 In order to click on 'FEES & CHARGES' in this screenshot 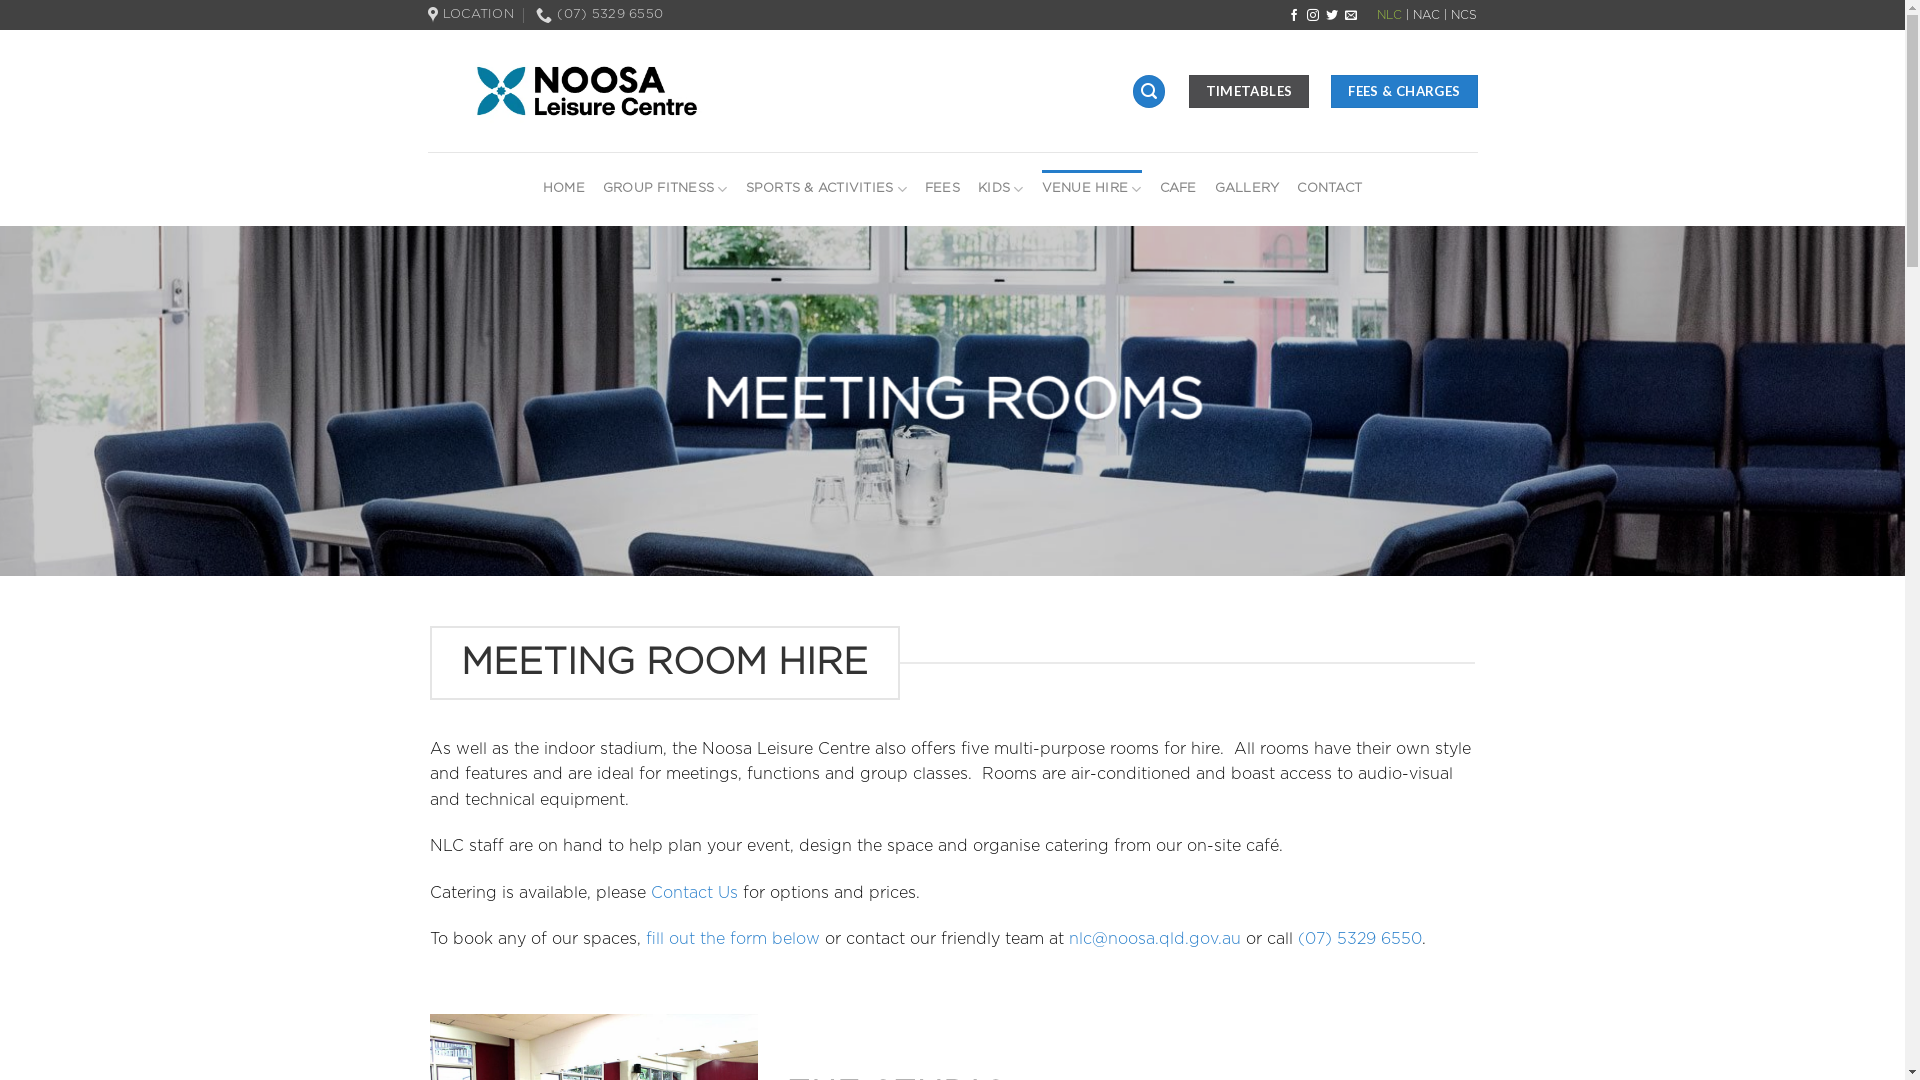, I will do `click(1402, 92)`.